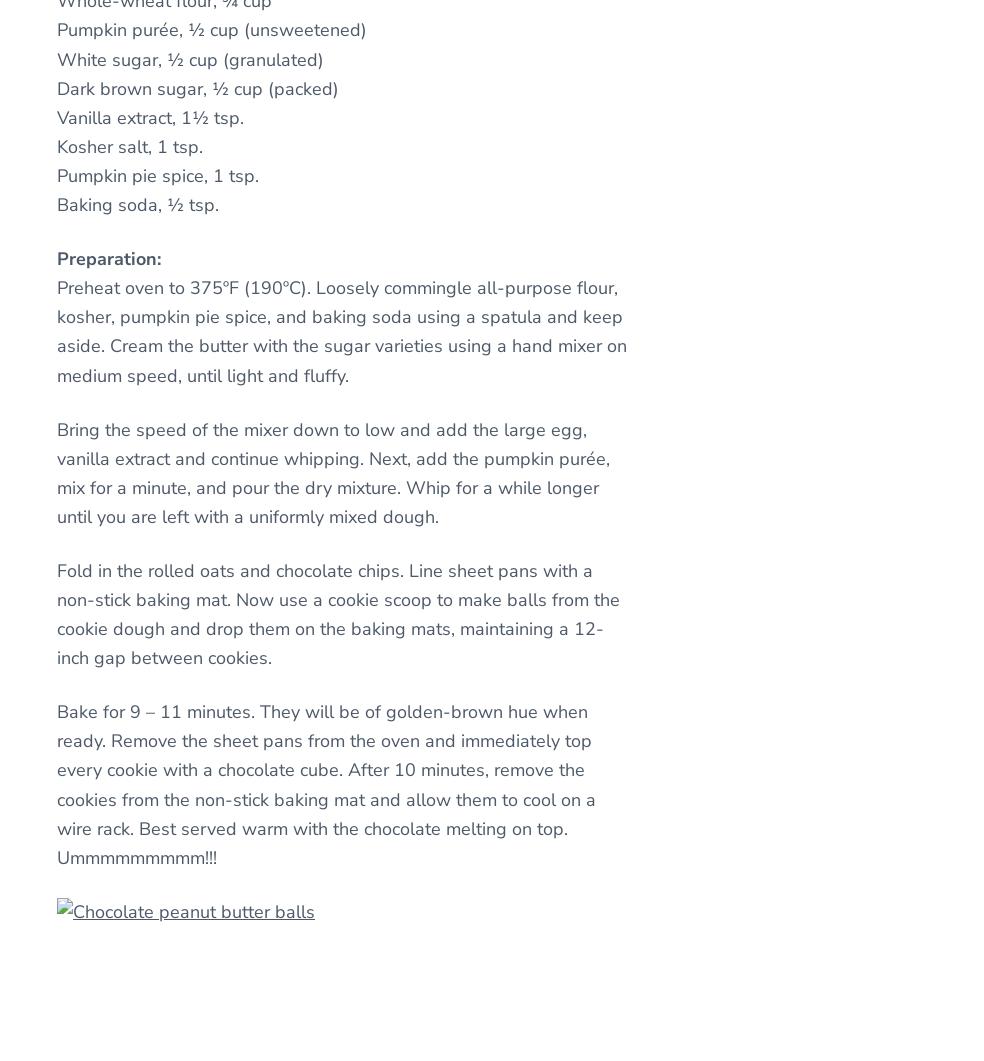 The width and height of the screenshot is (984, 1061). What do you see at coordinates (55, 145) in the screenshot?
I see `'Kosher salt, 1 tsp.'` at bounding box center [55, 145].